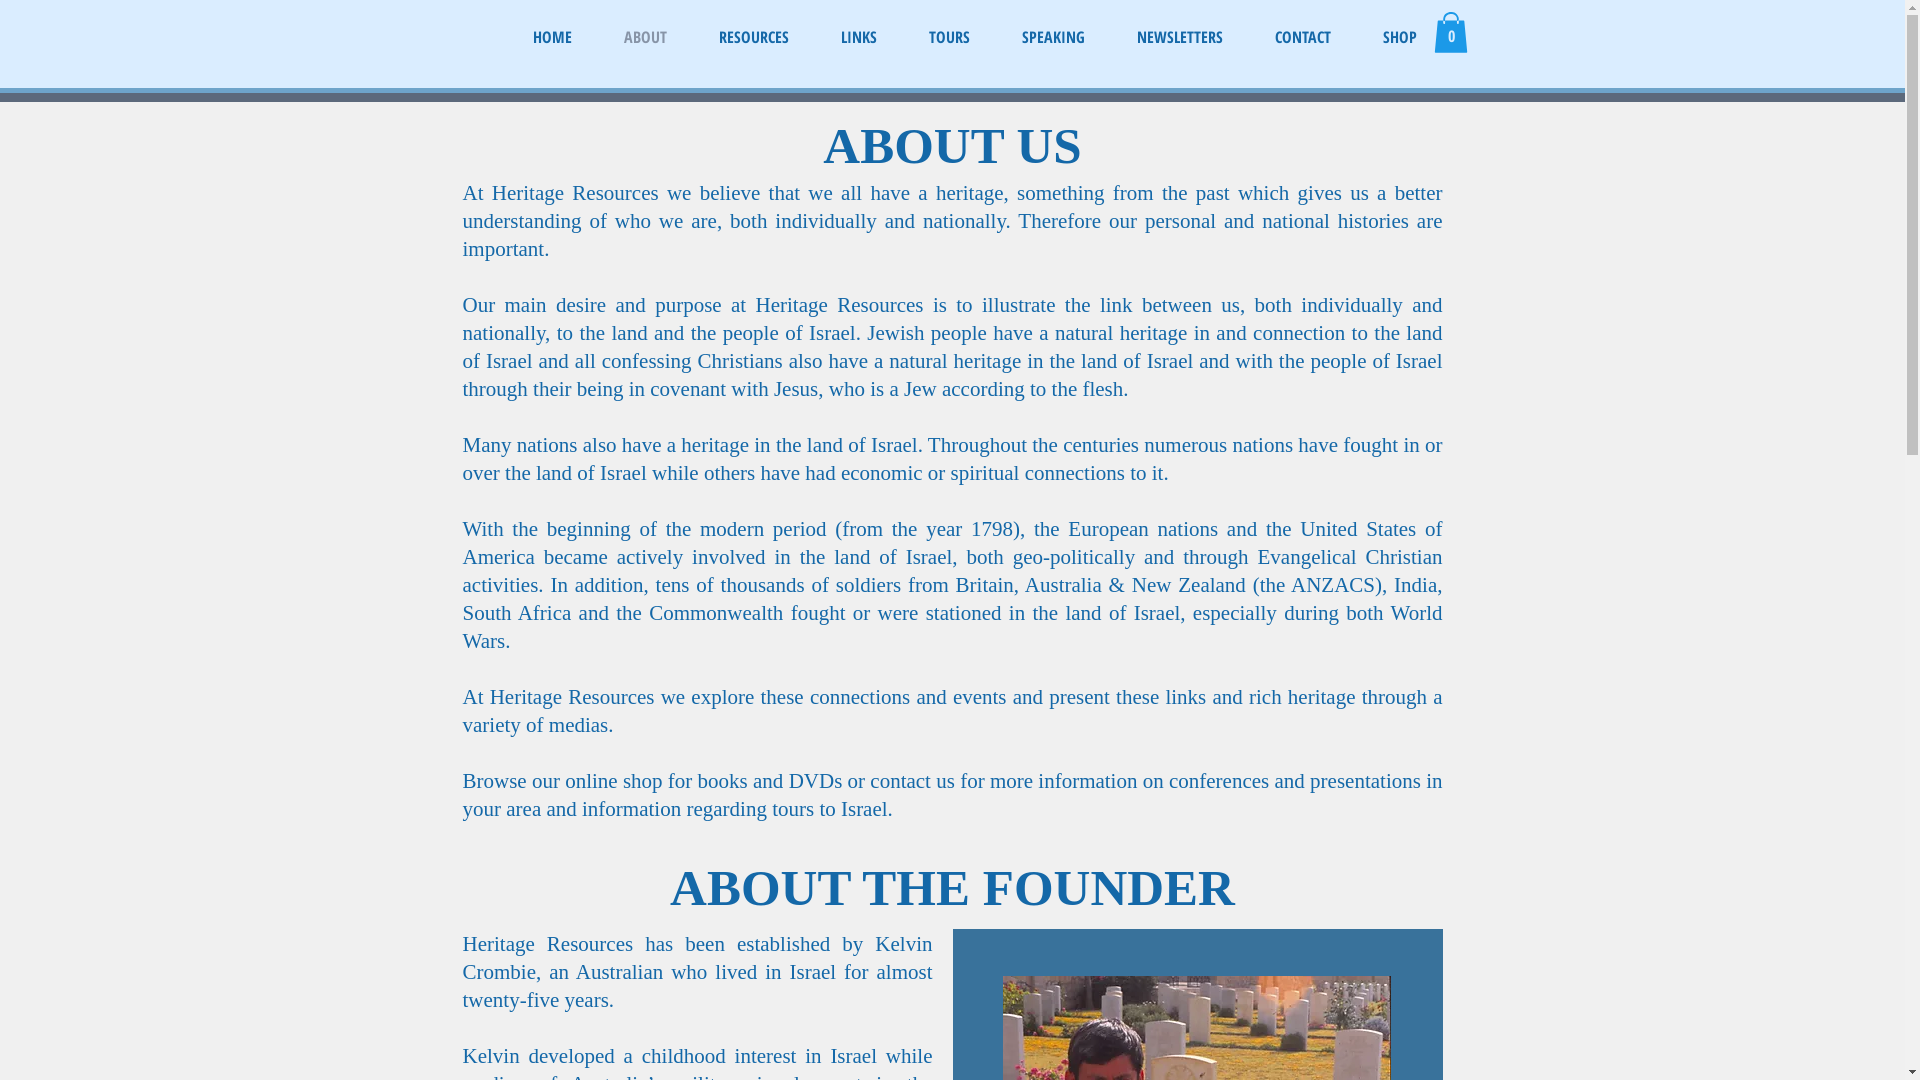  What do you see at coordinates (1247, 33) in the screenshot?
I see `'CONTACT'` at bounding box center [1247, 33].